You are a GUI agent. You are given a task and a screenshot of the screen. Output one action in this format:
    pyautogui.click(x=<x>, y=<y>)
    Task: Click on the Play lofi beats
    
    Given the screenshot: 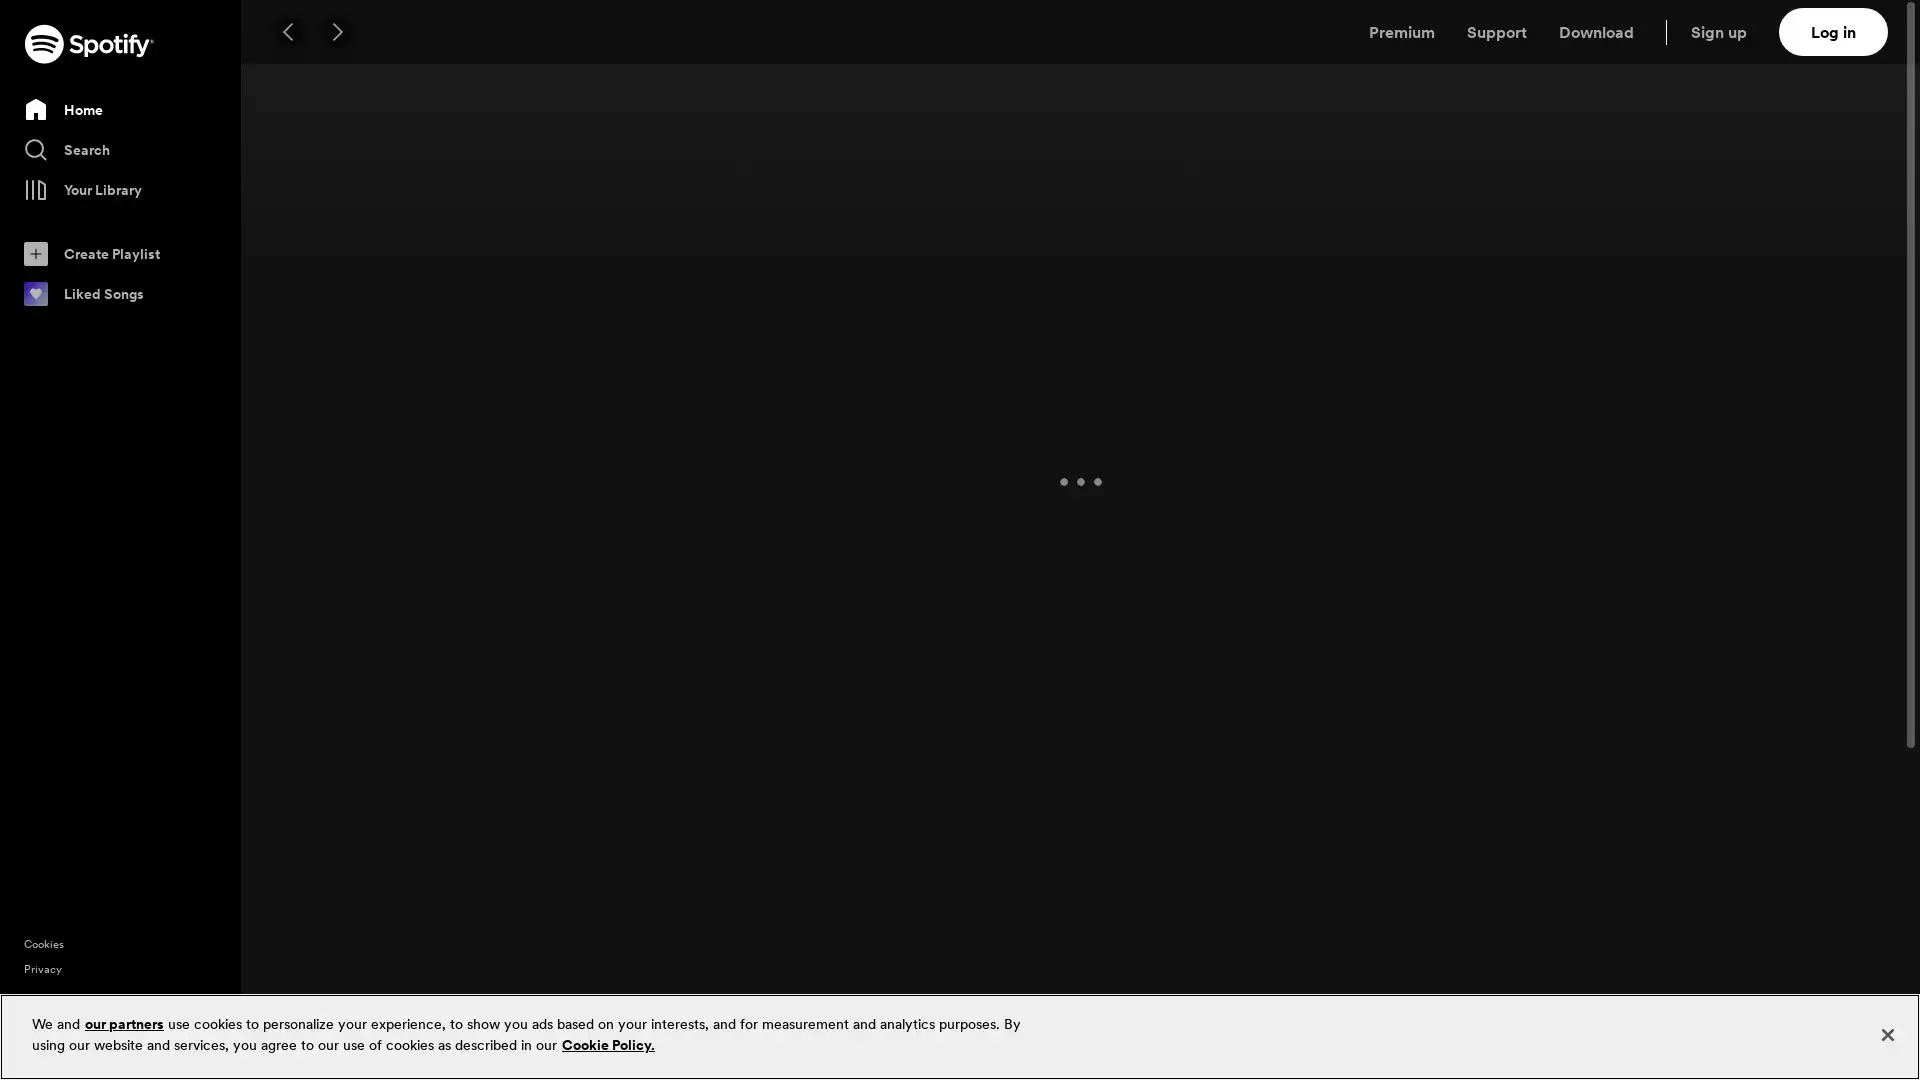 What is the action you would take?
    pyautogui.click(x=815, y=640)
    